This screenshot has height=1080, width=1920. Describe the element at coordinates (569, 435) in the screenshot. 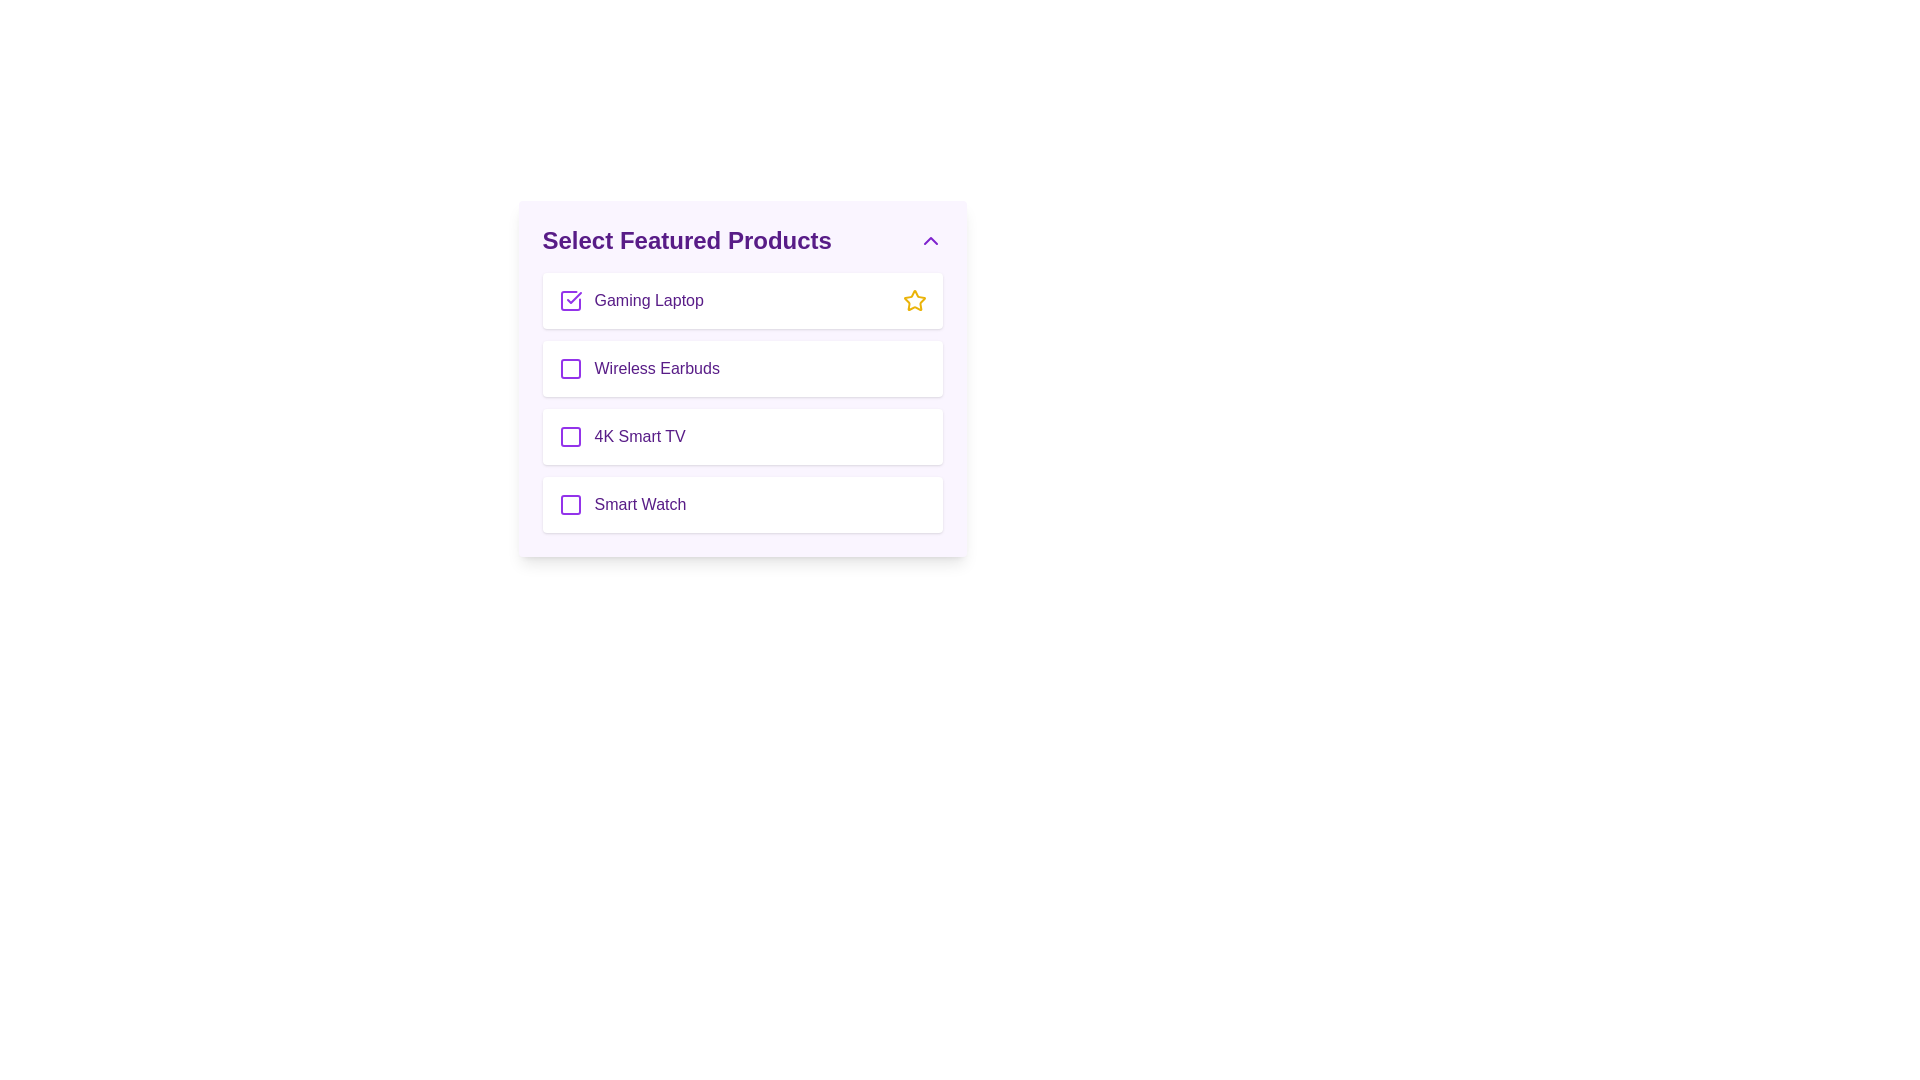

I see `the checkbox with a purple border and white interior located to the left of the '4K Smart TV' label` at that location.